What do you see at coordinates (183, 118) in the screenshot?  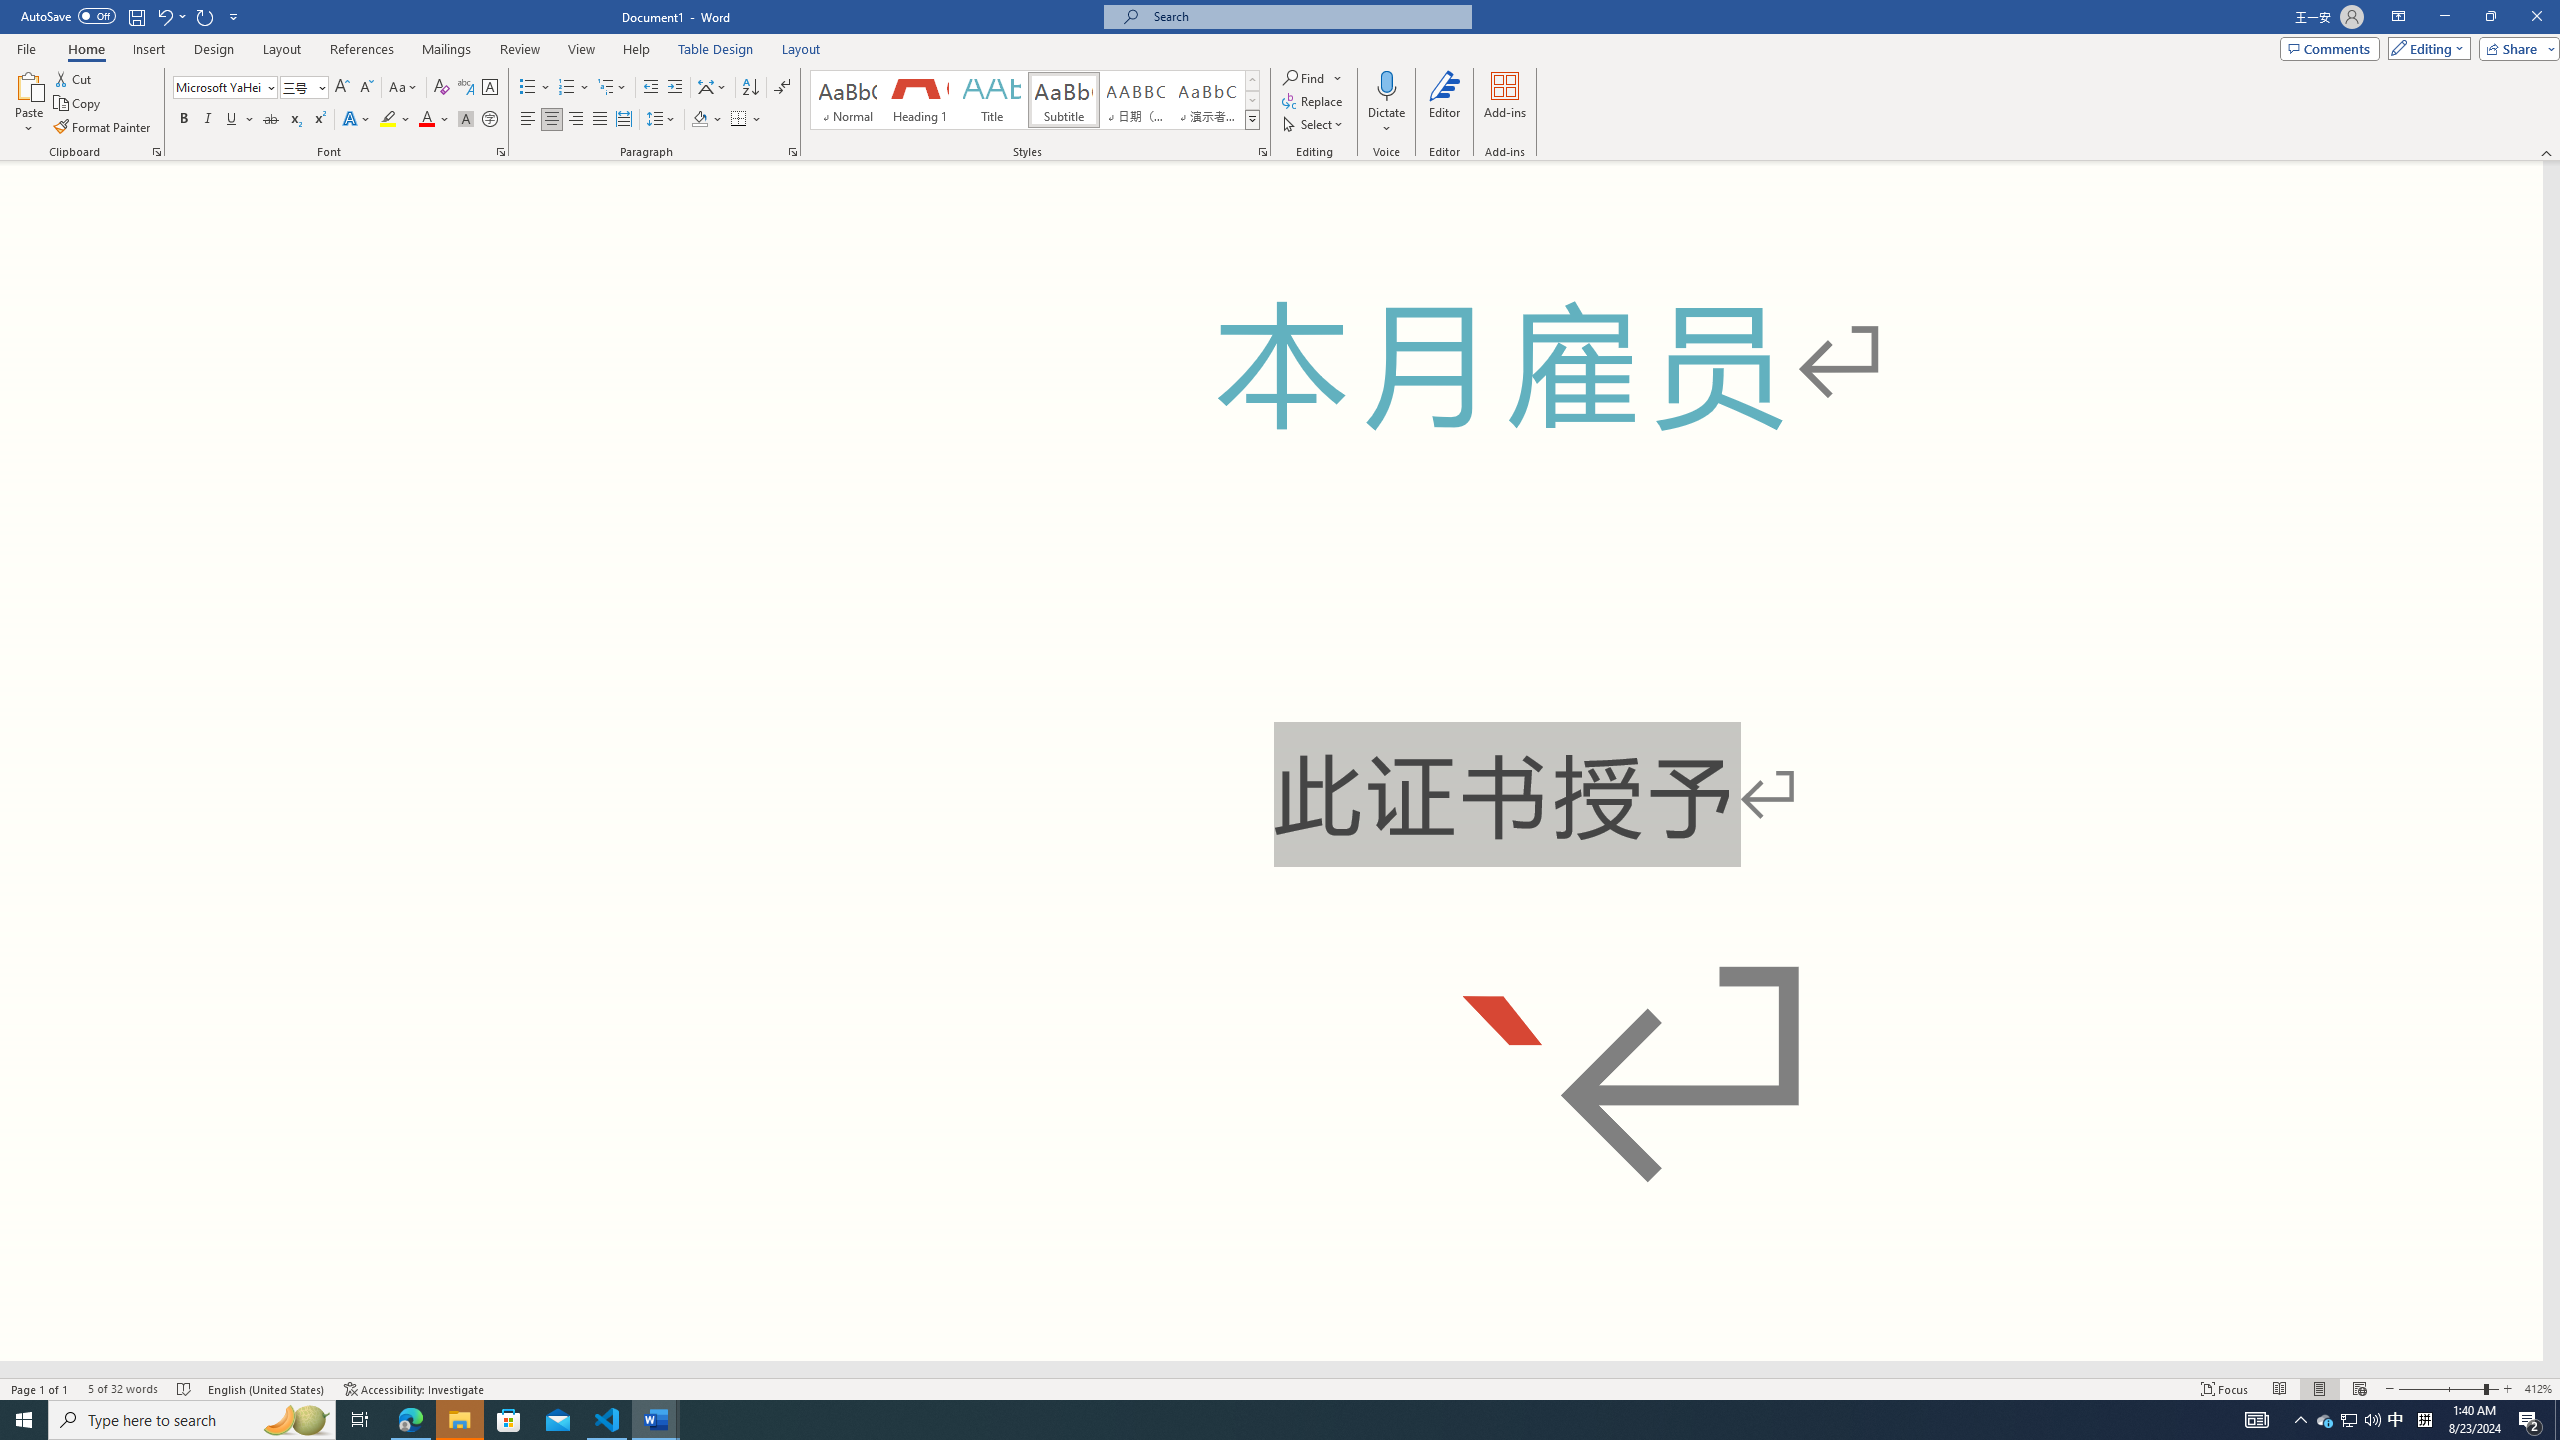 I see `'Bold'` at bounding box center [183, 118].